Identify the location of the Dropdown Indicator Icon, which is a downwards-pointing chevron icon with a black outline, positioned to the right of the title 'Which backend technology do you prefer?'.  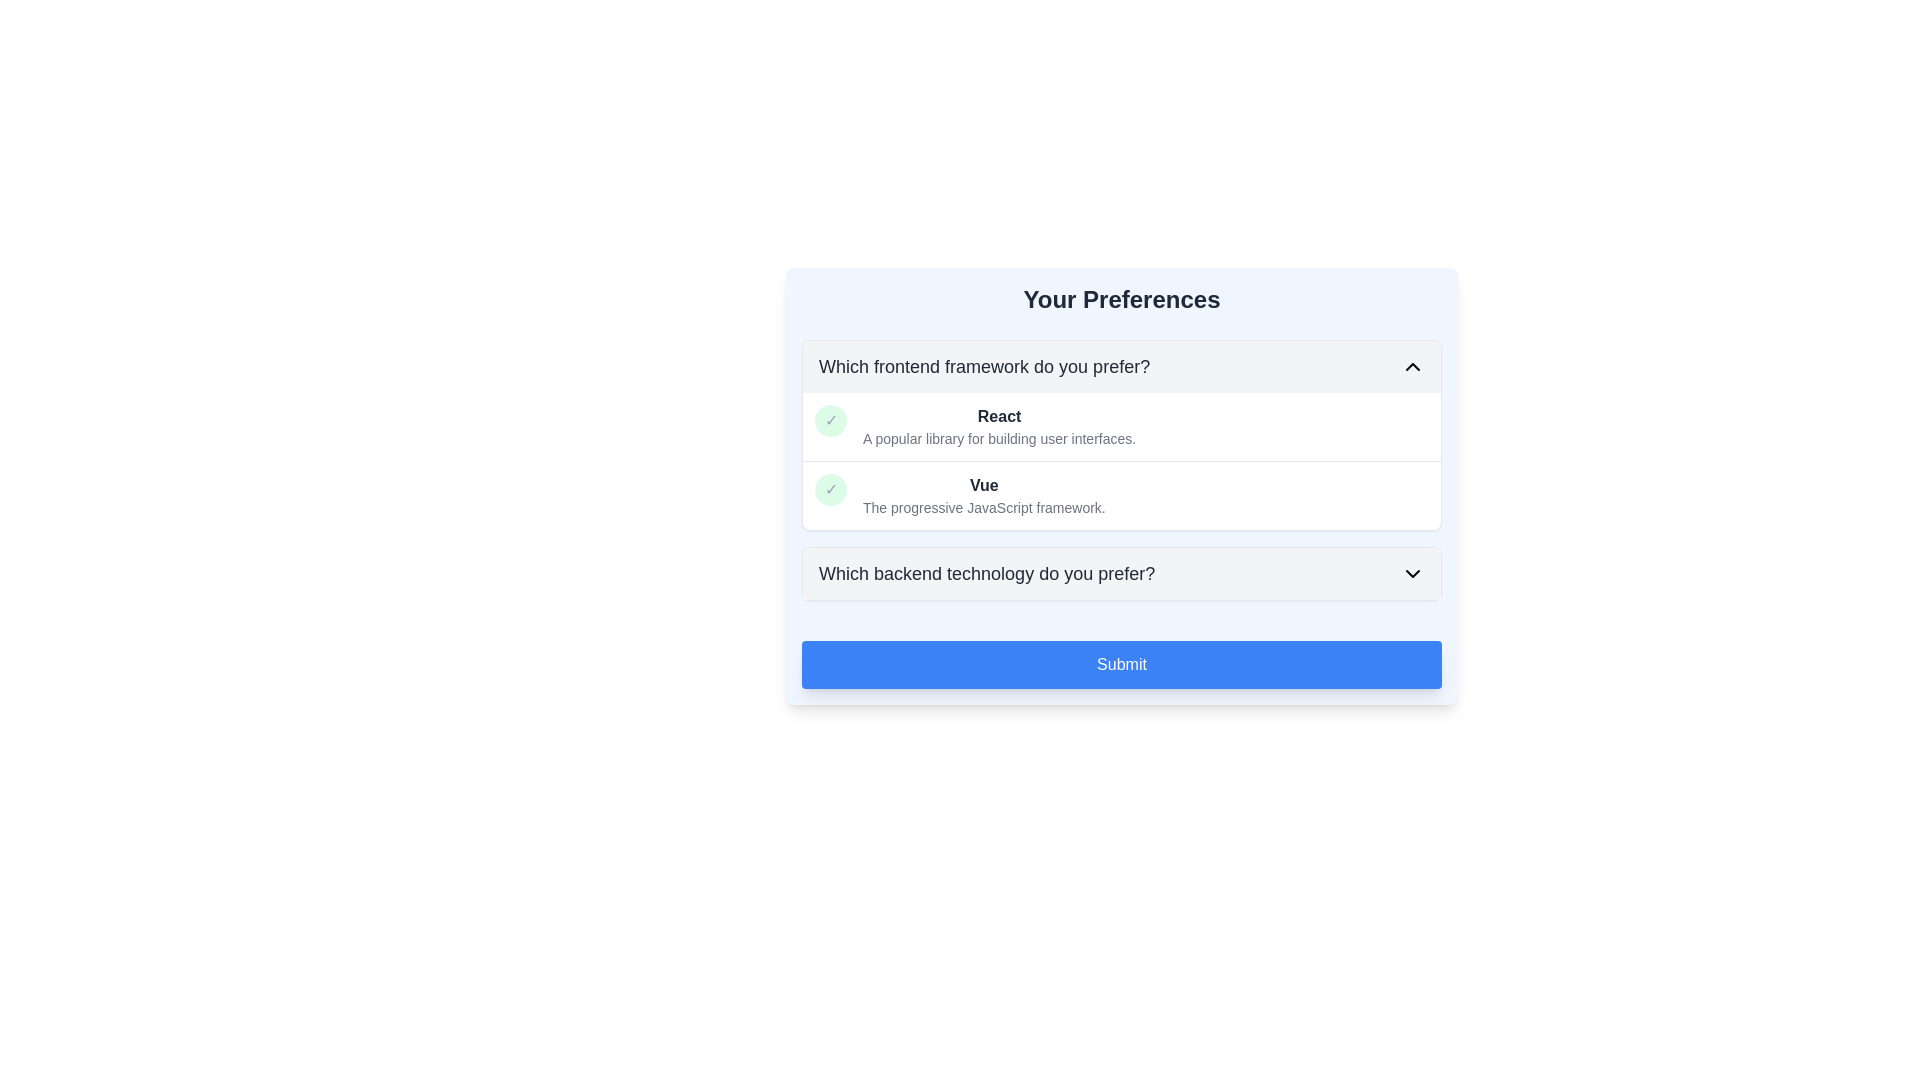
(1411, 574).